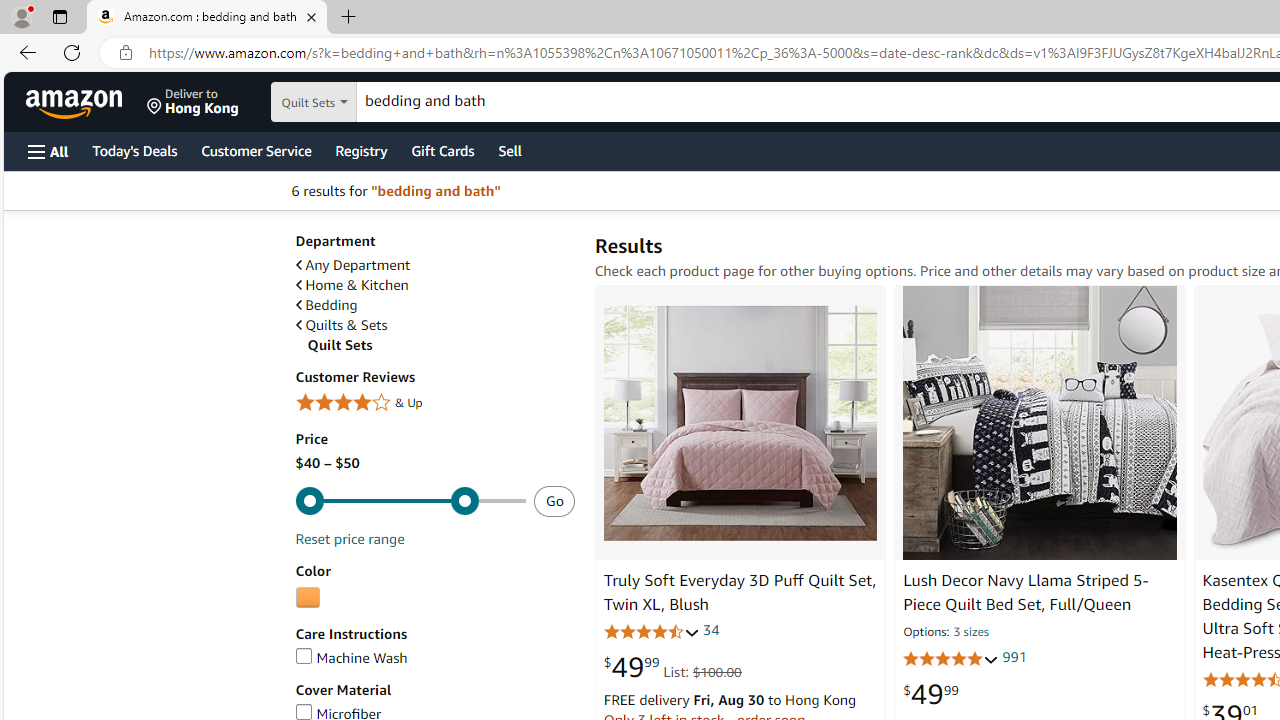 This screenshot has height=720, width=1280. Describe the element at coordinates (207, 17) in the screenshot. I see `'Amazon.com : bedding and bath'` at that location.